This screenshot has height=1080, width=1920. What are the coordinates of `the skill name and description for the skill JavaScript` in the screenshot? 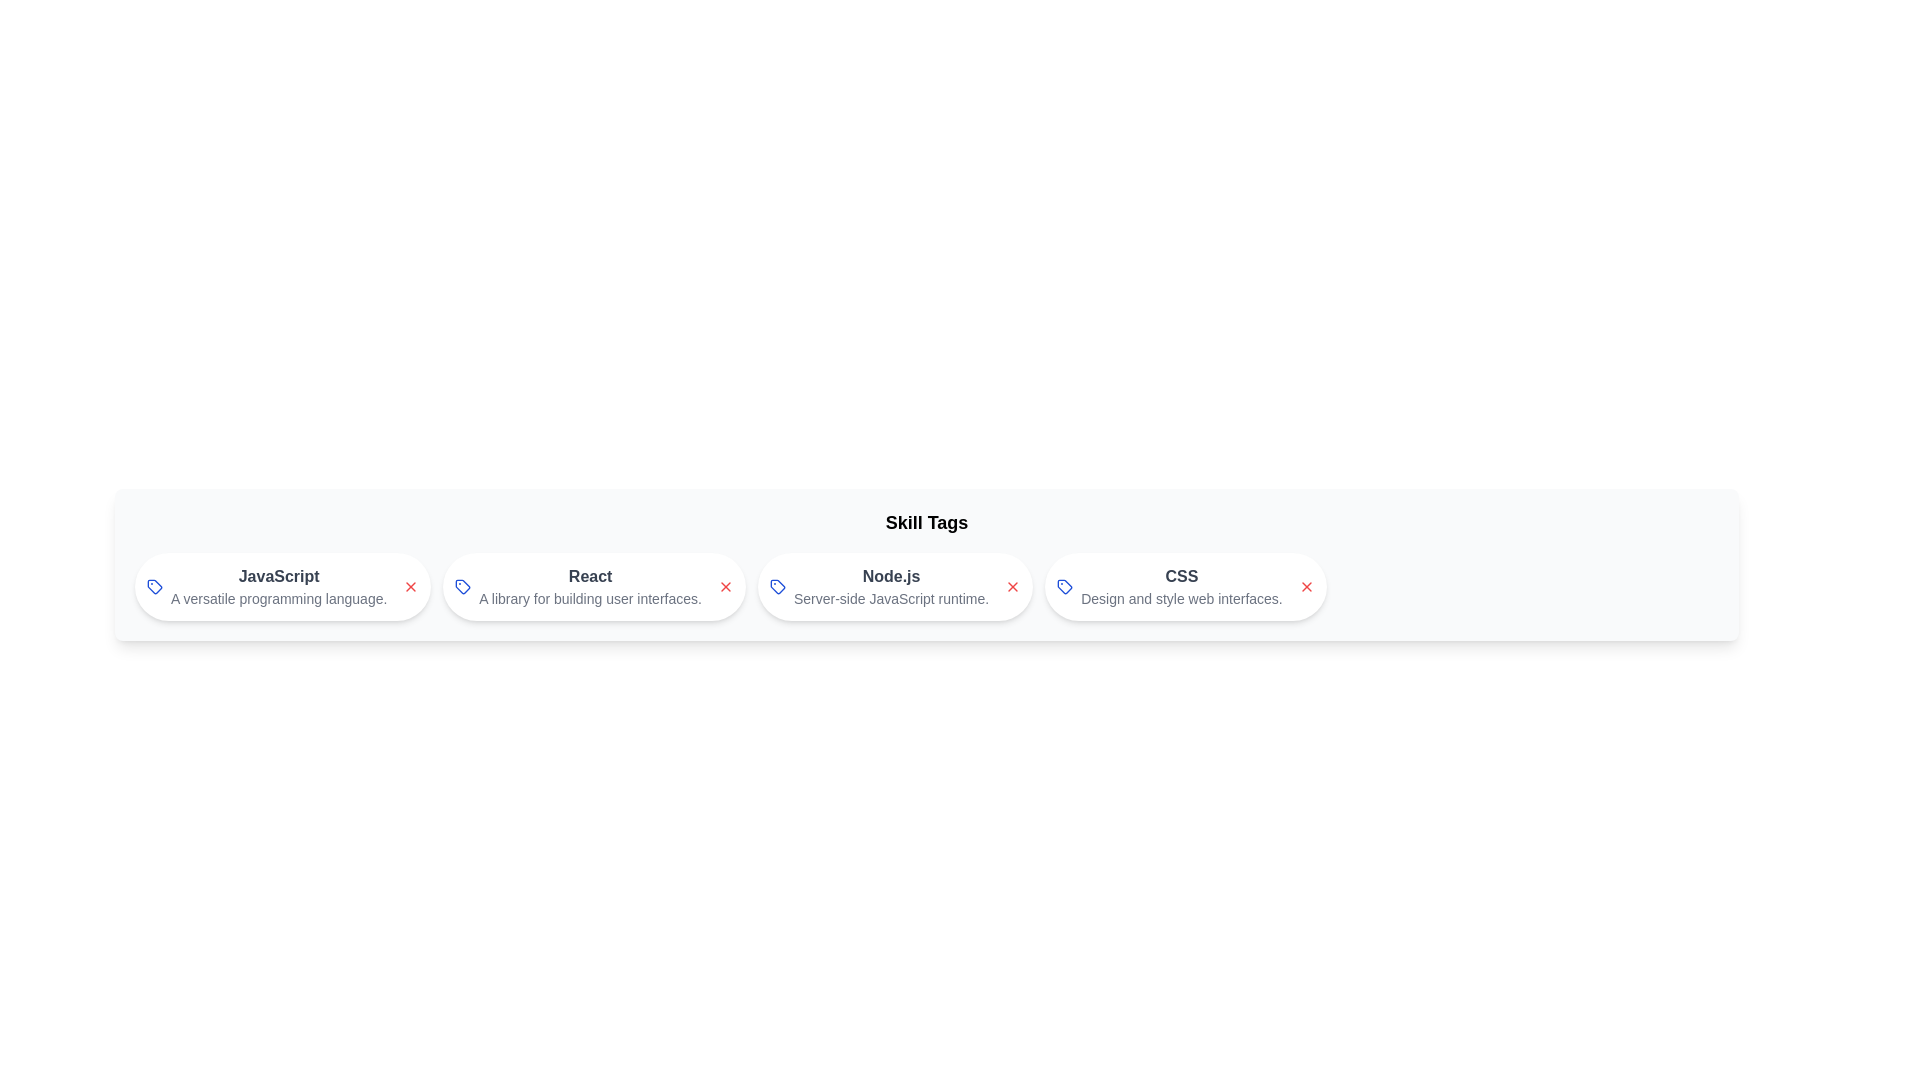 It's located at (277, 577).